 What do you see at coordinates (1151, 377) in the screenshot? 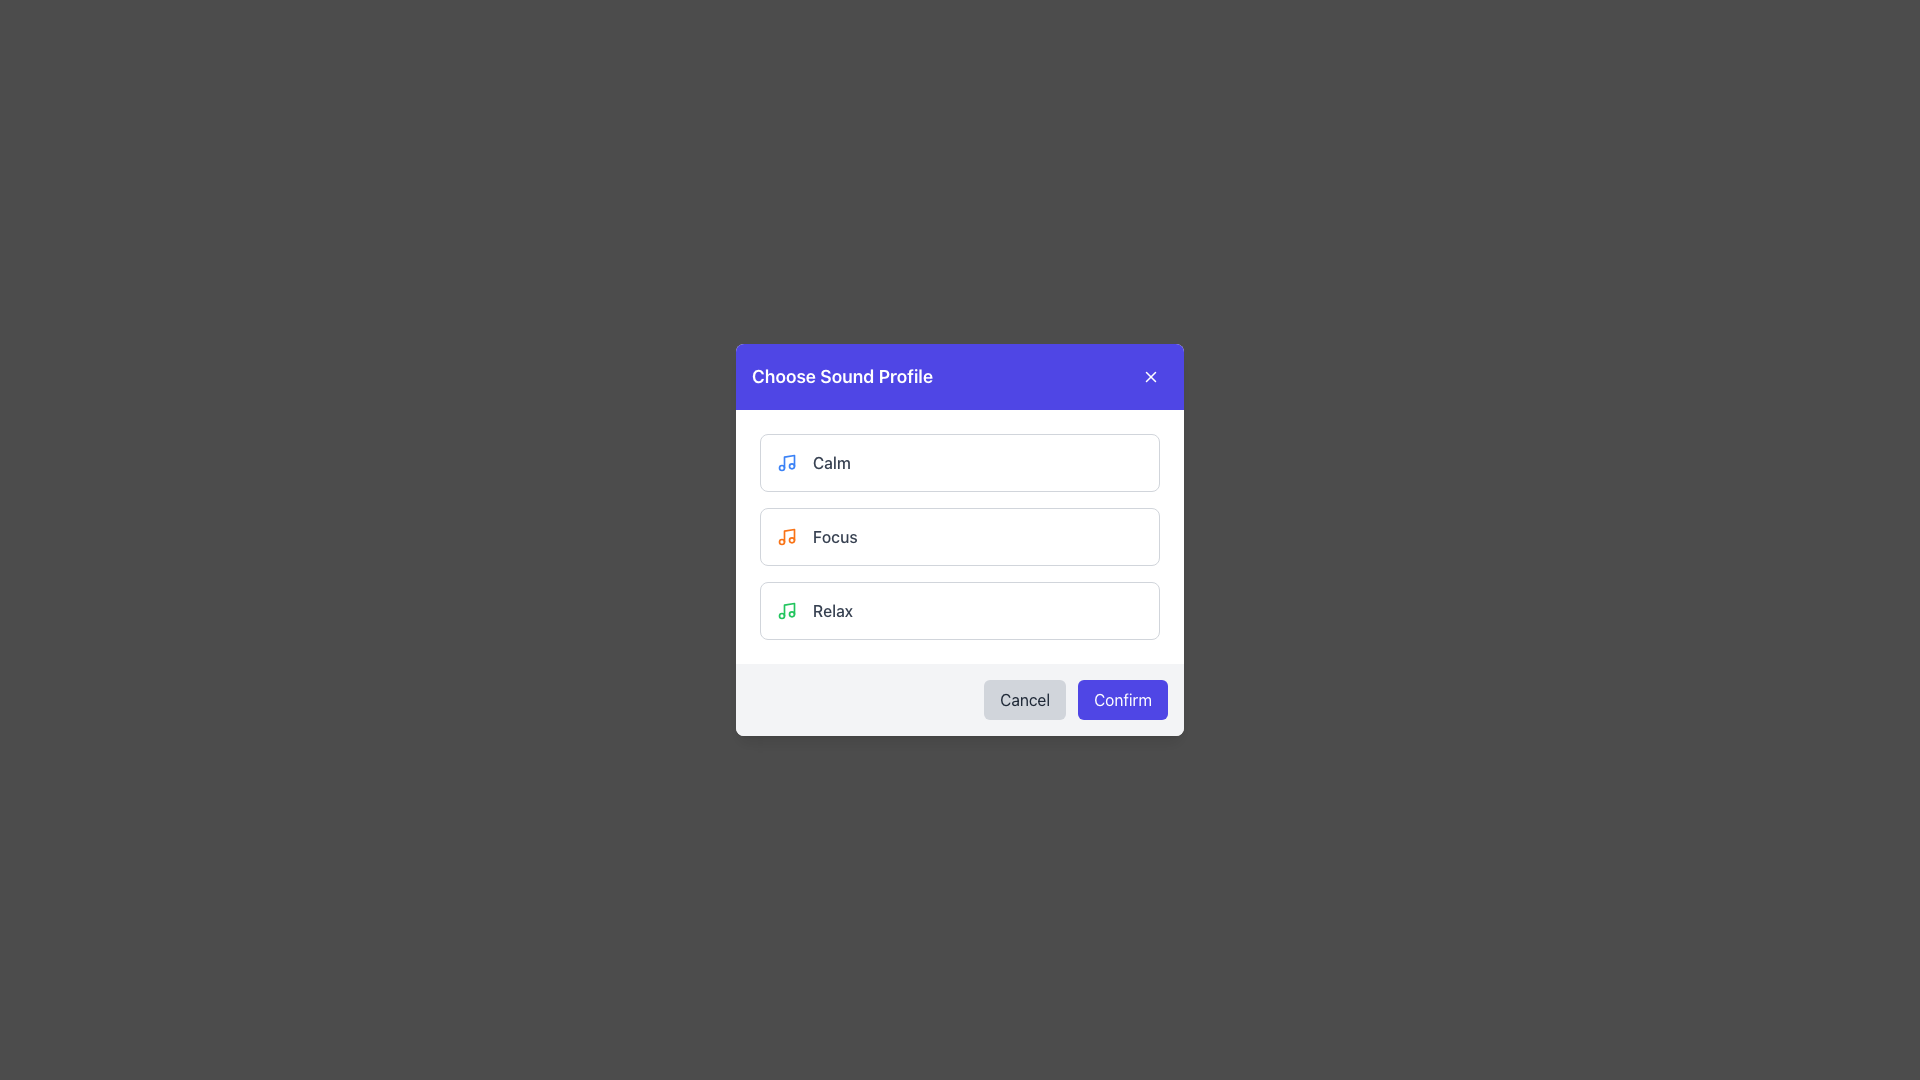
I see `the close button located at the top-right of the 'Choose Sound Profile' dialog box` at bounding box center [1151, 377].